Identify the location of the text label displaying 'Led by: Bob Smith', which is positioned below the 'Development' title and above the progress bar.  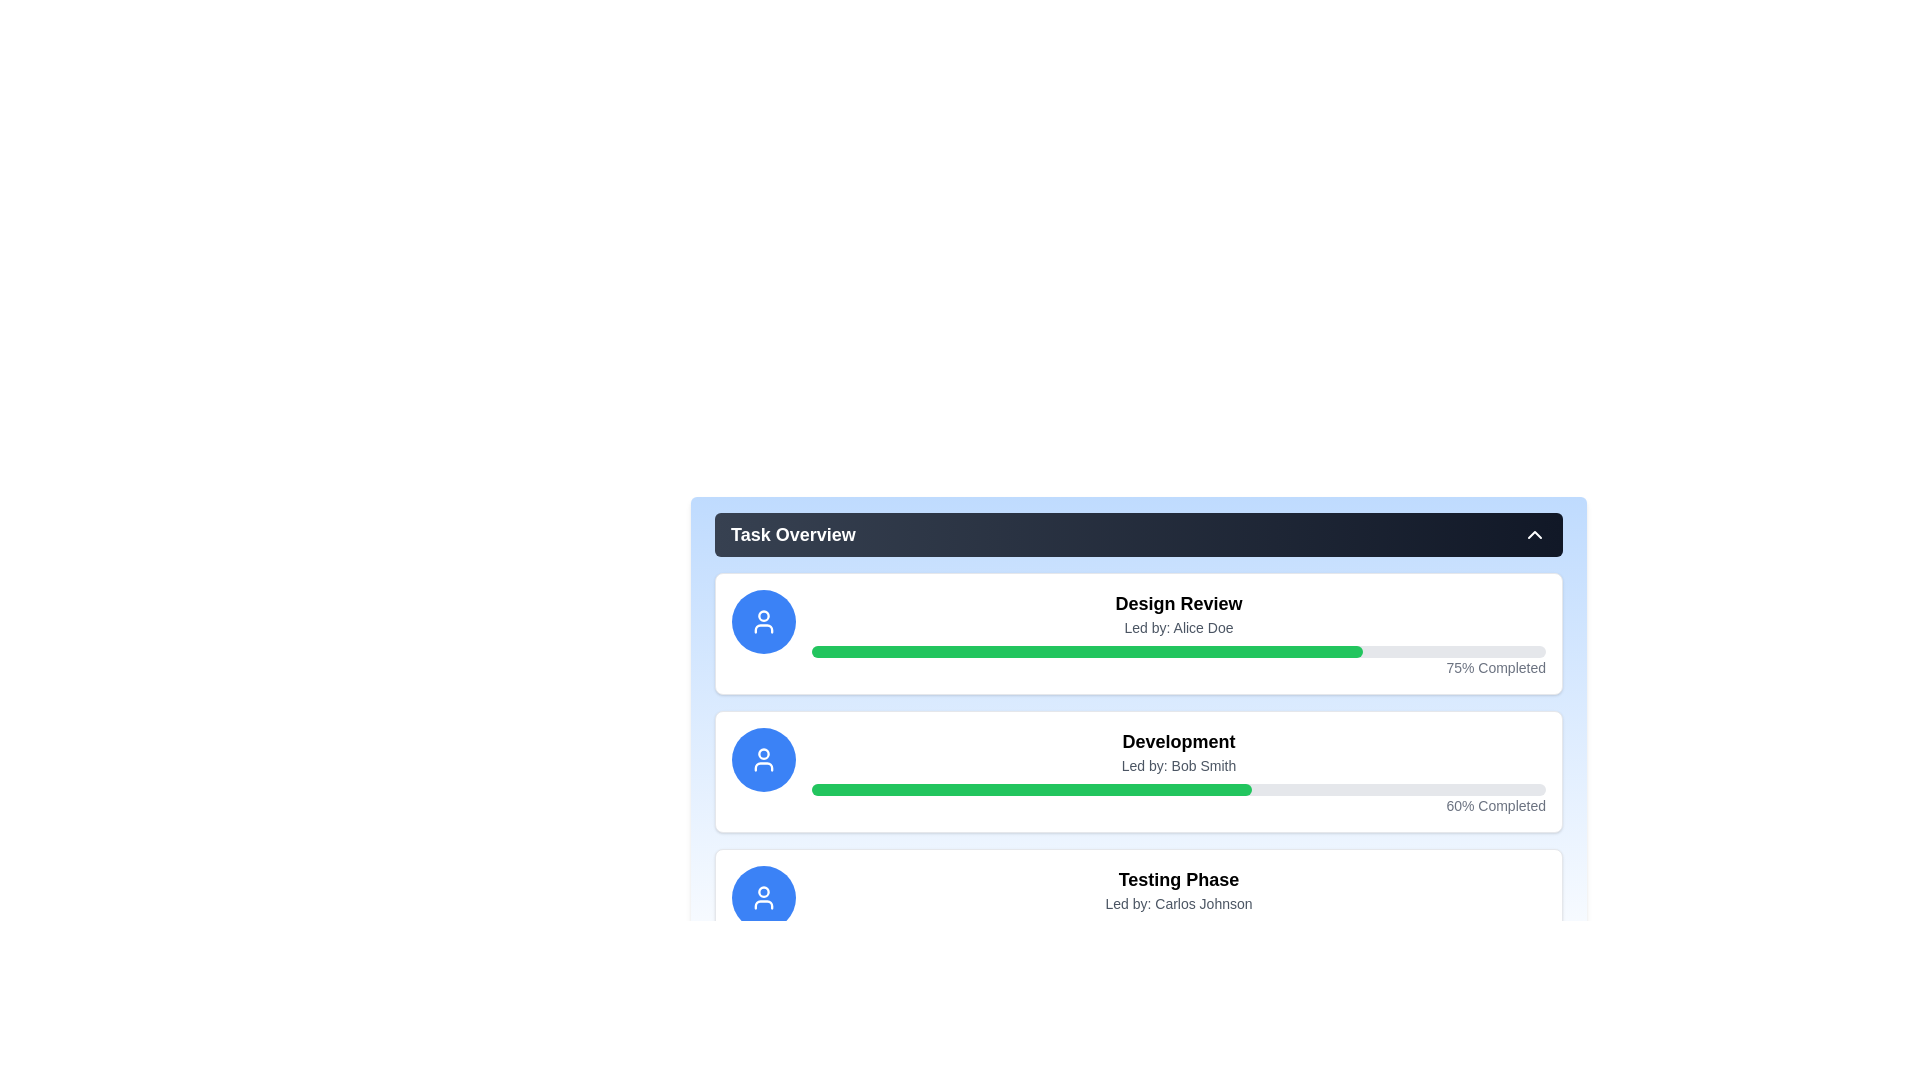
(1179, 765).